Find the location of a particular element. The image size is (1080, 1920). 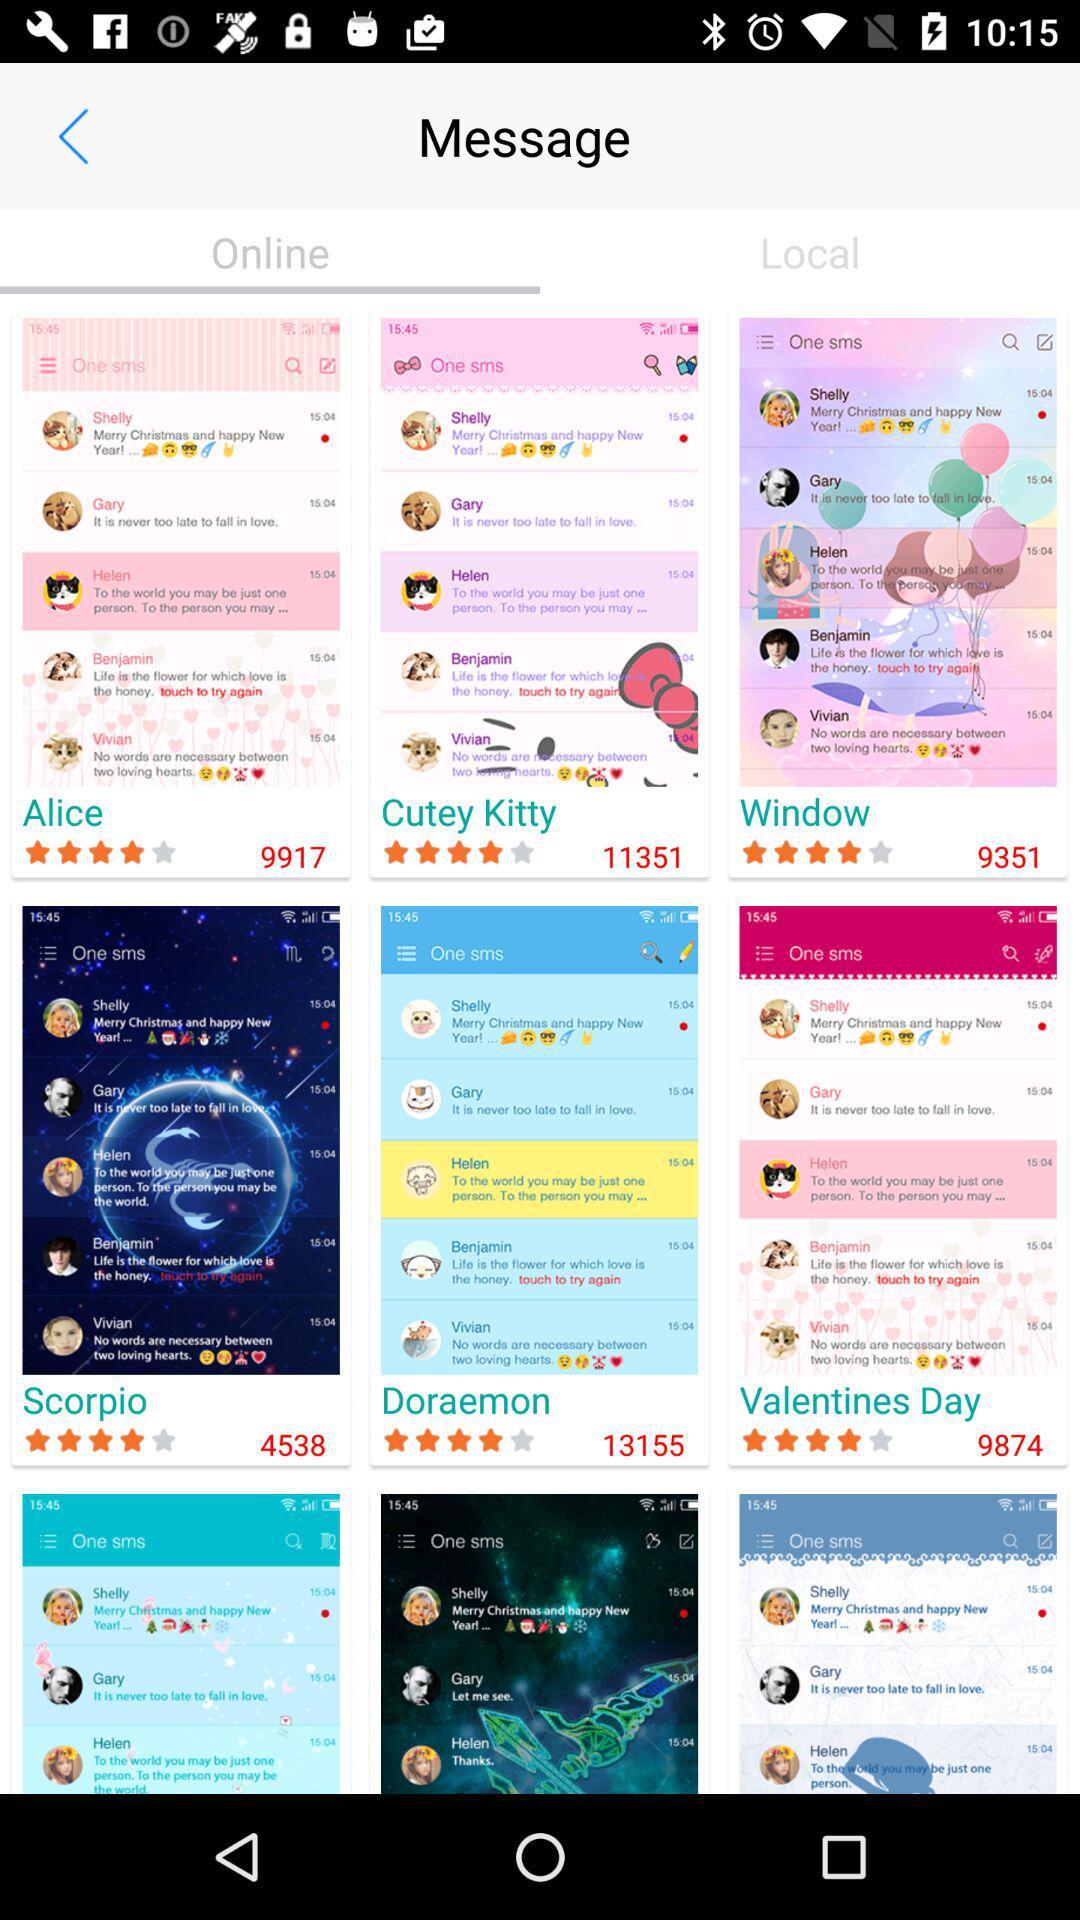

the item to the left of the message app is located at coordinates (72, 135).